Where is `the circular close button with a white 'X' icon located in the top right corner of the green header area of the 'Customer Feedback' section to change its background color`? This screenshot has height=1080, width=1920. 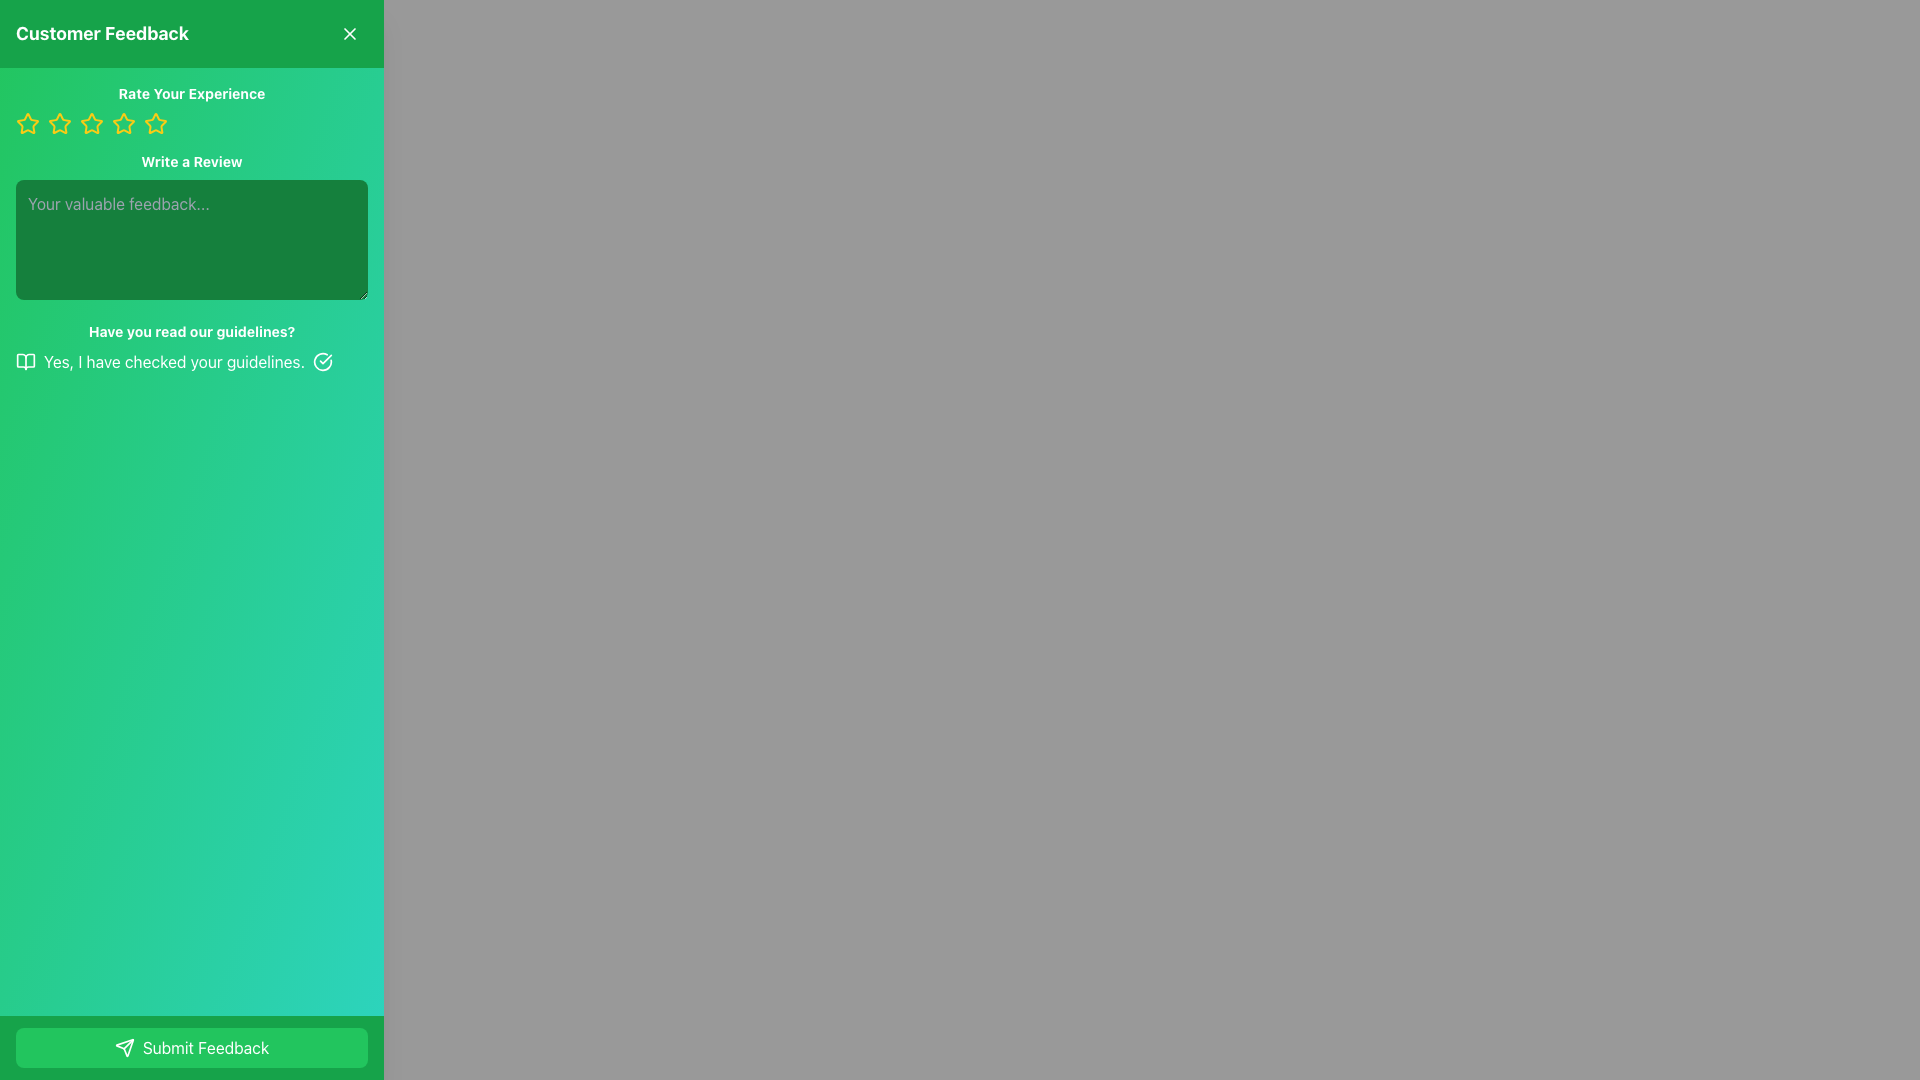
the circular close button with a white 'X' icon located in the top right corner of the green header area of the 'Customer Feedback' section to change its background color is located at coordinates (350, 34).